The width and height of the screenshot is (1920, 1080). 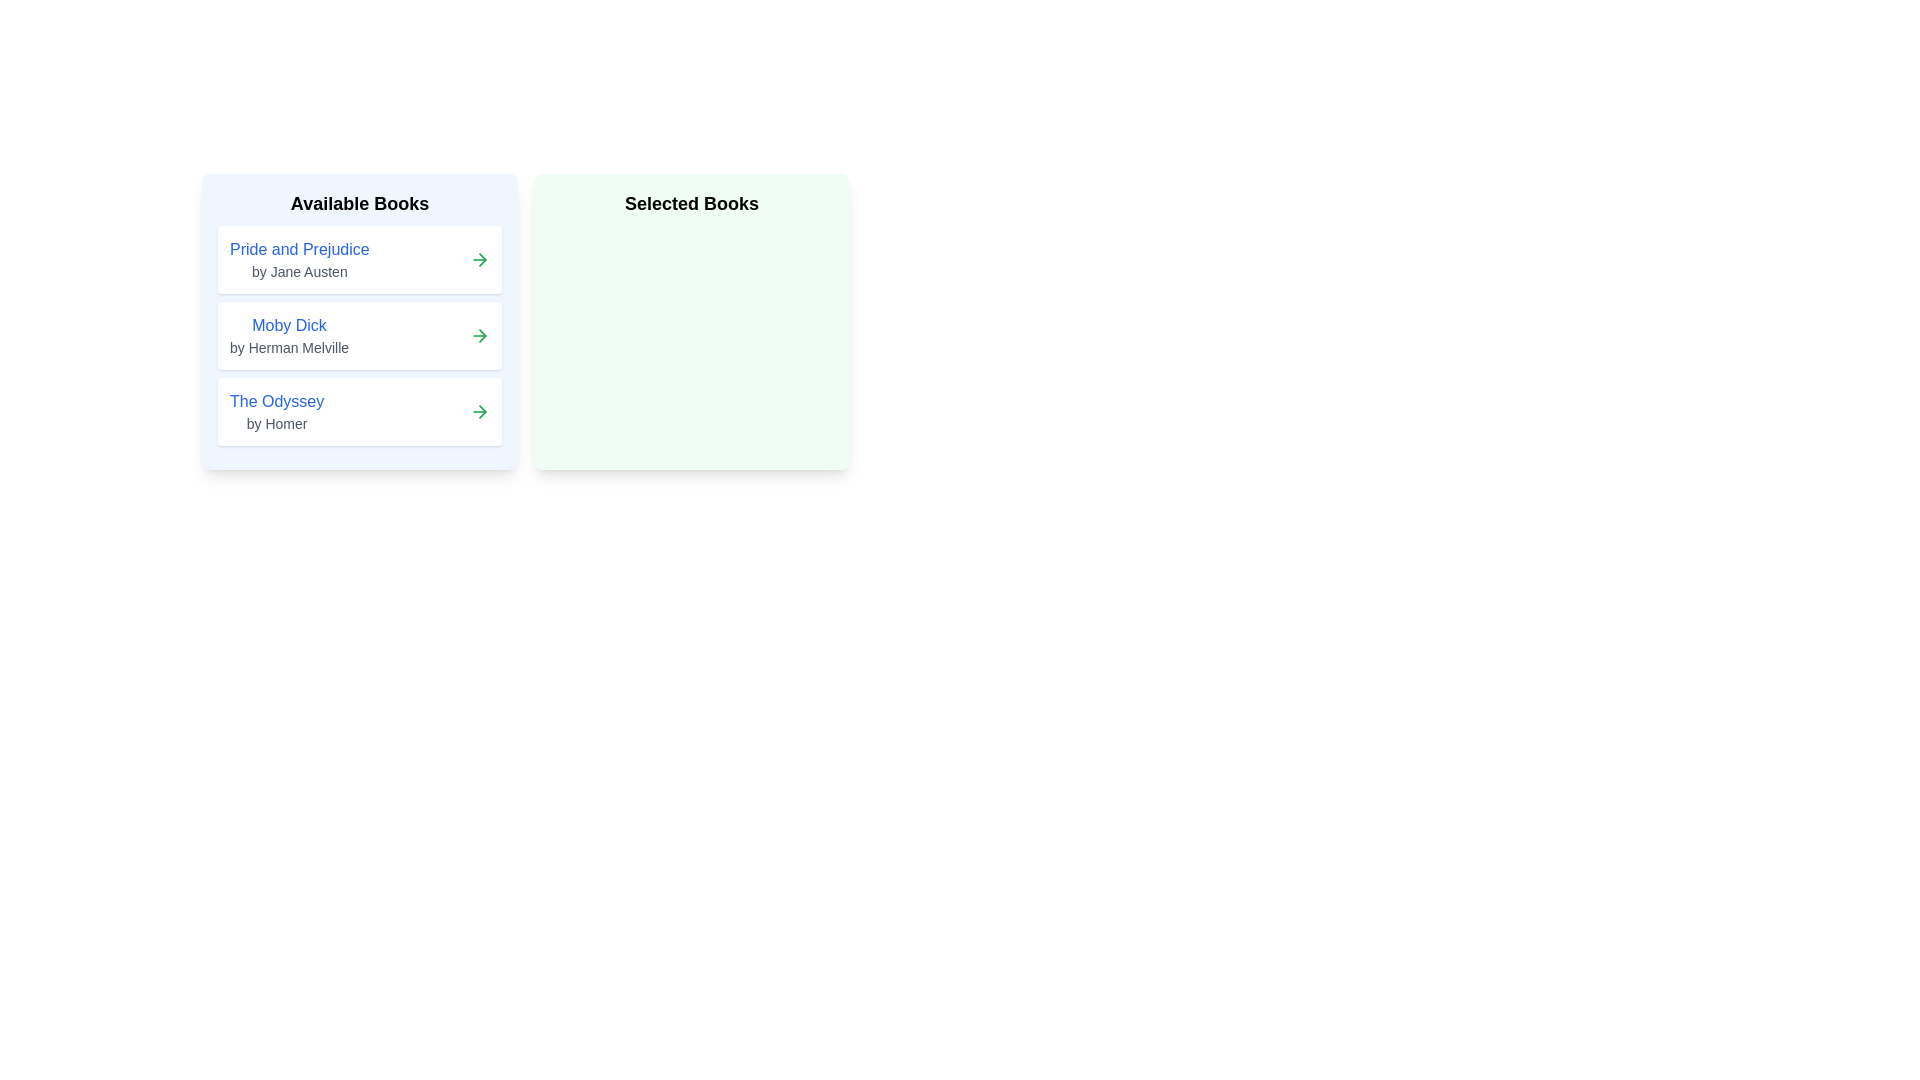 What do you see at coordinates (482, 258) in the screenshot?
I see `the right-pointing arrow icon in the 'Available Books' section for 'Pride and Prejudice by Jane Austen'` at bounding box center [482, 258].